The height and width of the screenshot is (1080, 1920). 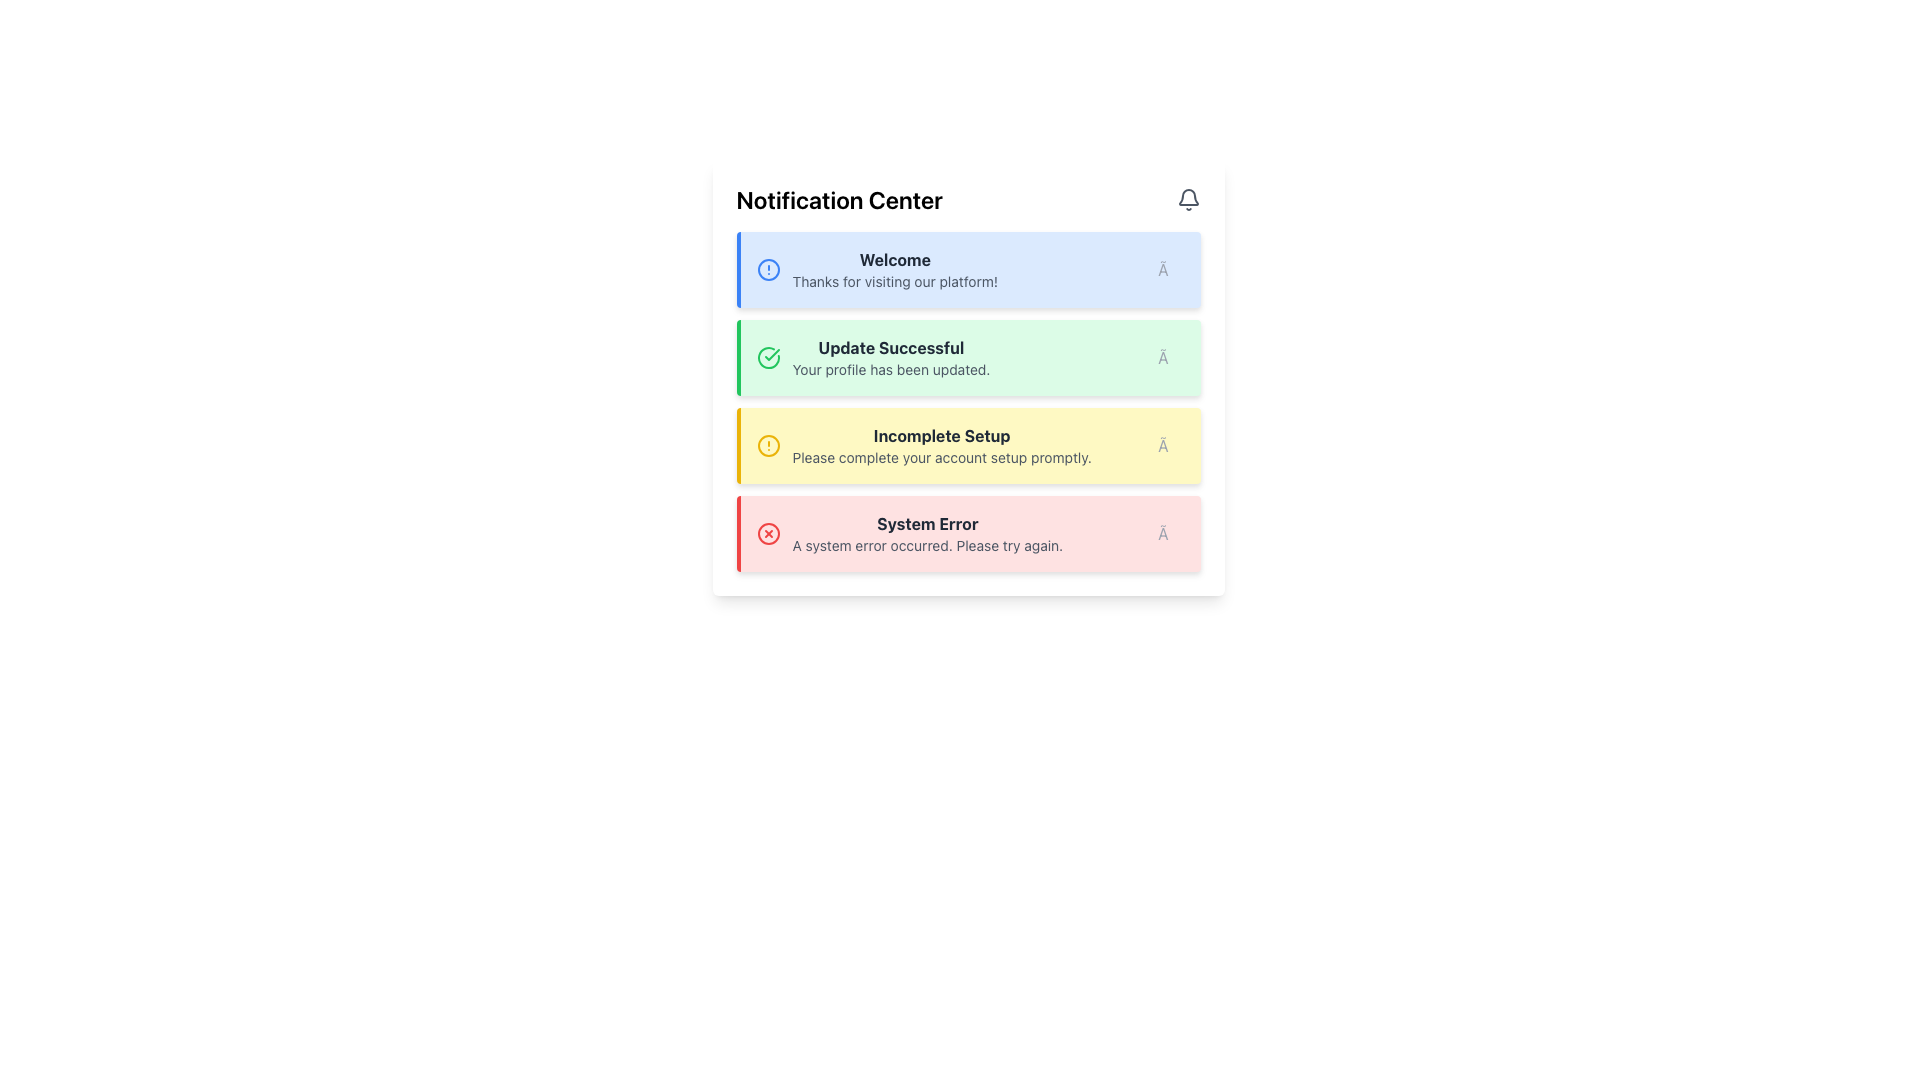 What do you see at coordinates (1188, 200) in the screenshot?
I see `the bell-shaped icon with a simplistic, outlined design located to the far-right of the 'Notification Center' title` at bounding box center [1188, 200].